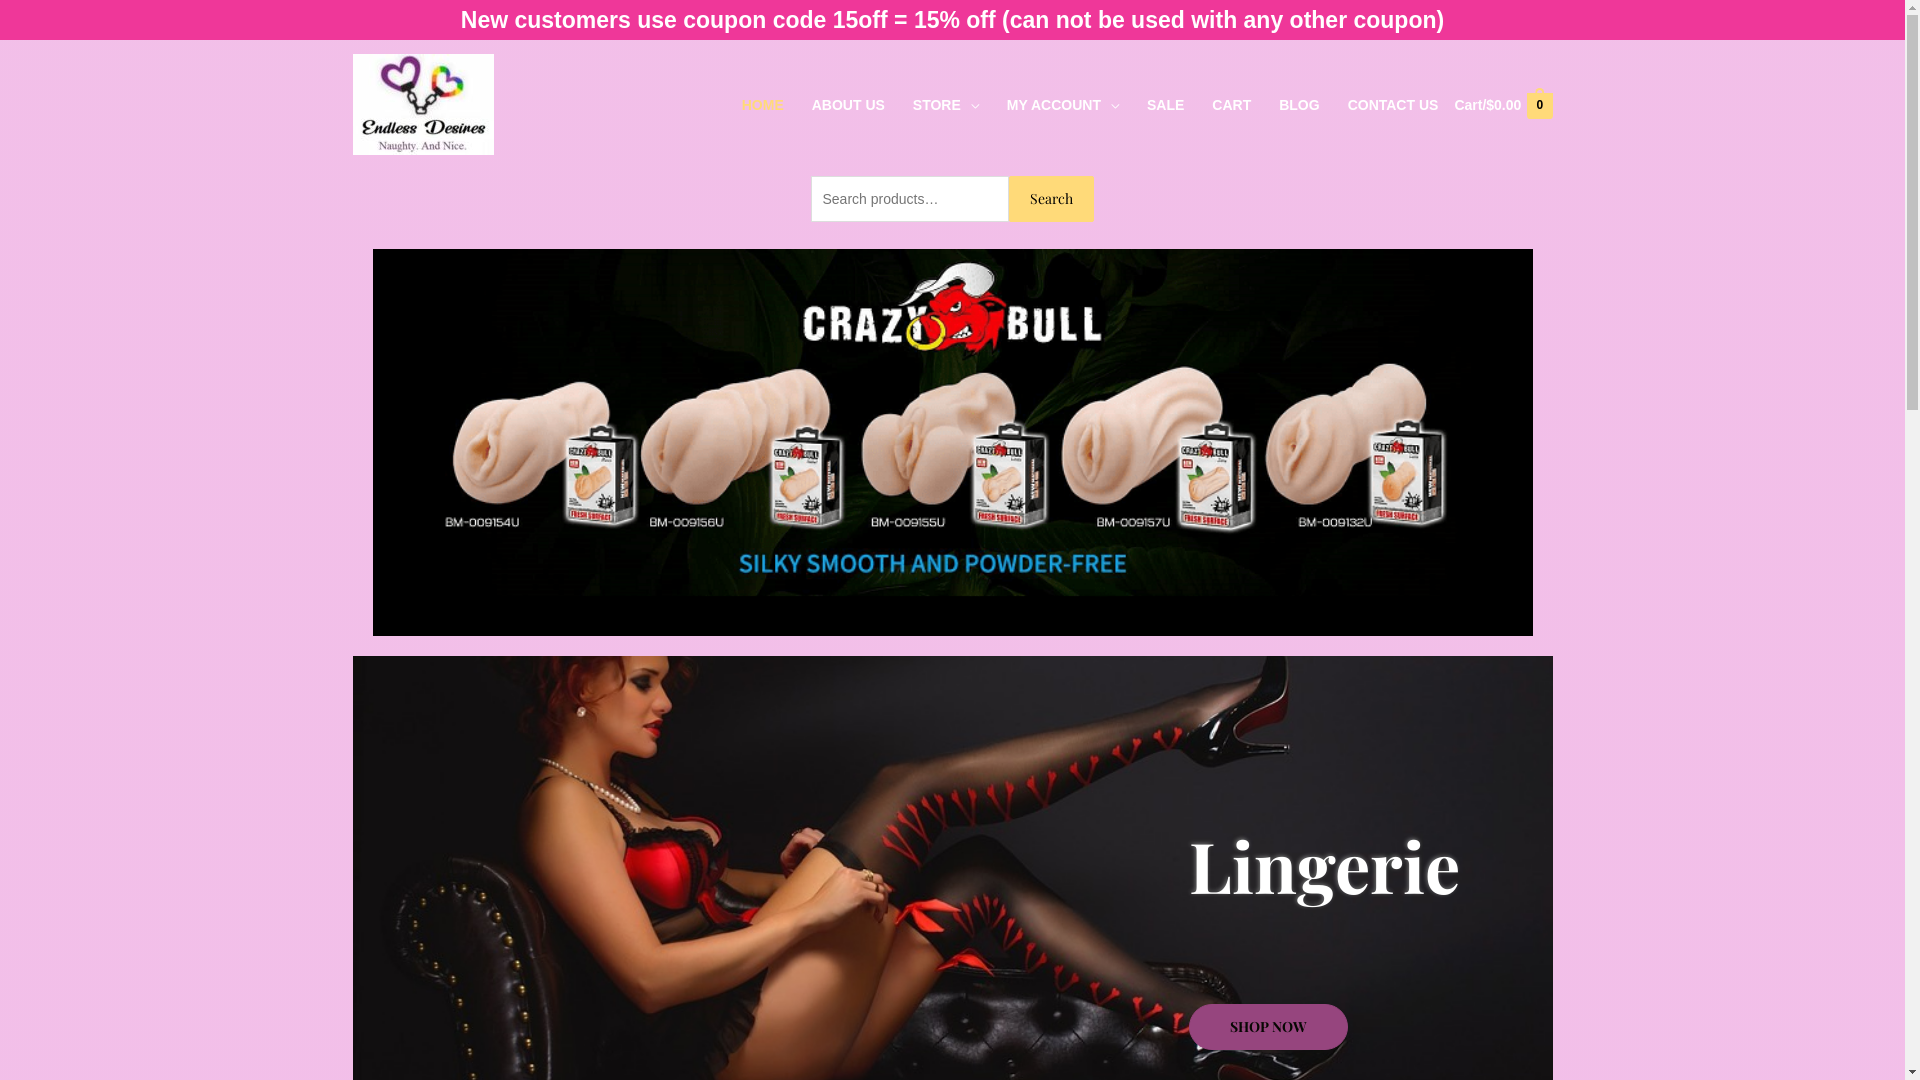 The width and height of the screenshot is (1920, 1080). I want to click on 'CART', so click(1230, 104).